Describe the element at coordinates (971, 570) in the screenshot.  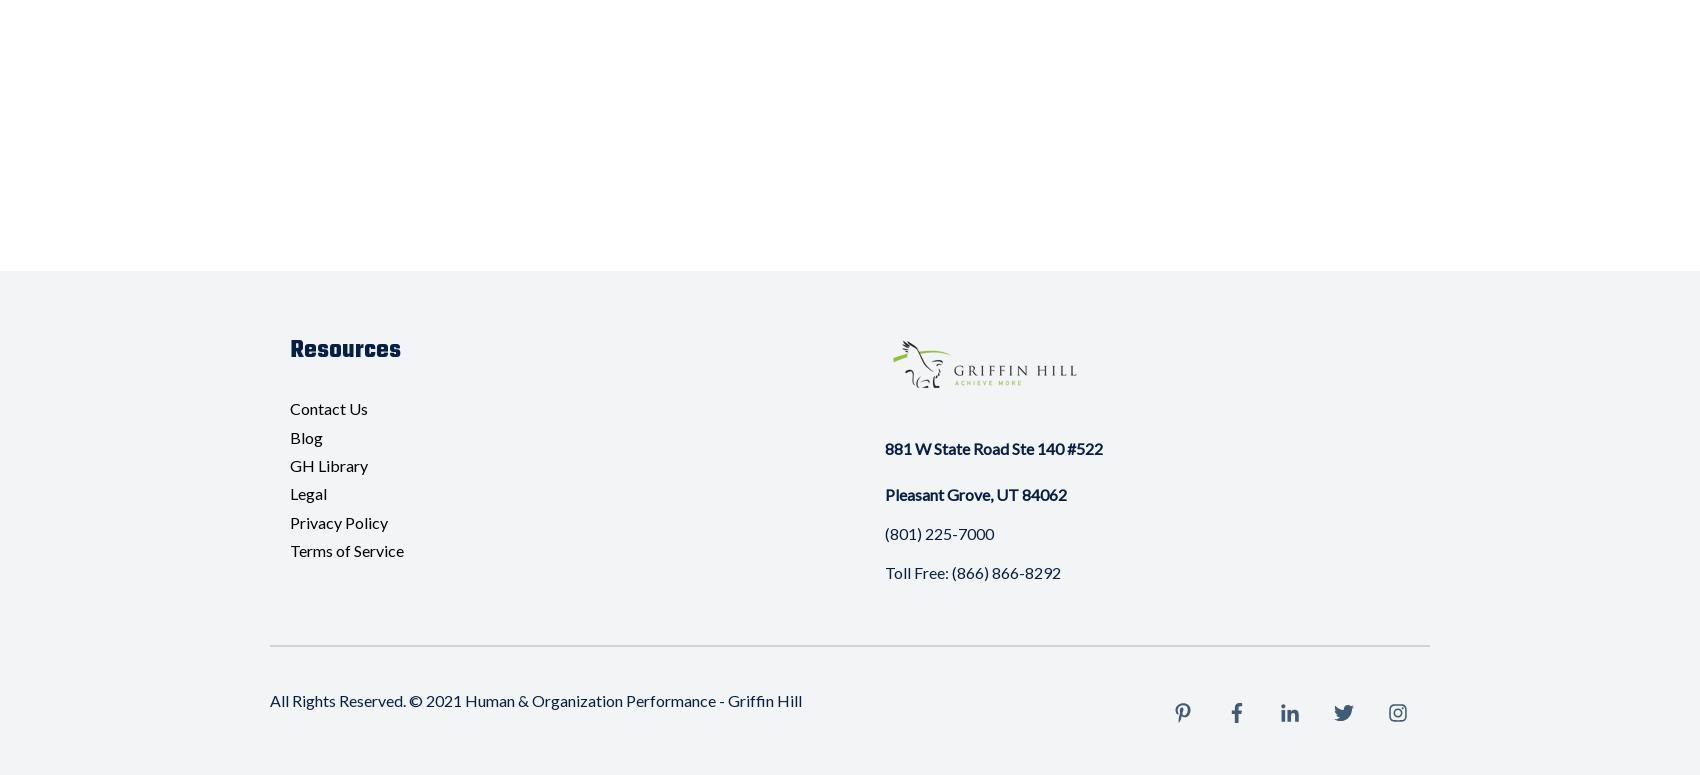
I see `'Toll Free: (866) 866-8292'` at that location.